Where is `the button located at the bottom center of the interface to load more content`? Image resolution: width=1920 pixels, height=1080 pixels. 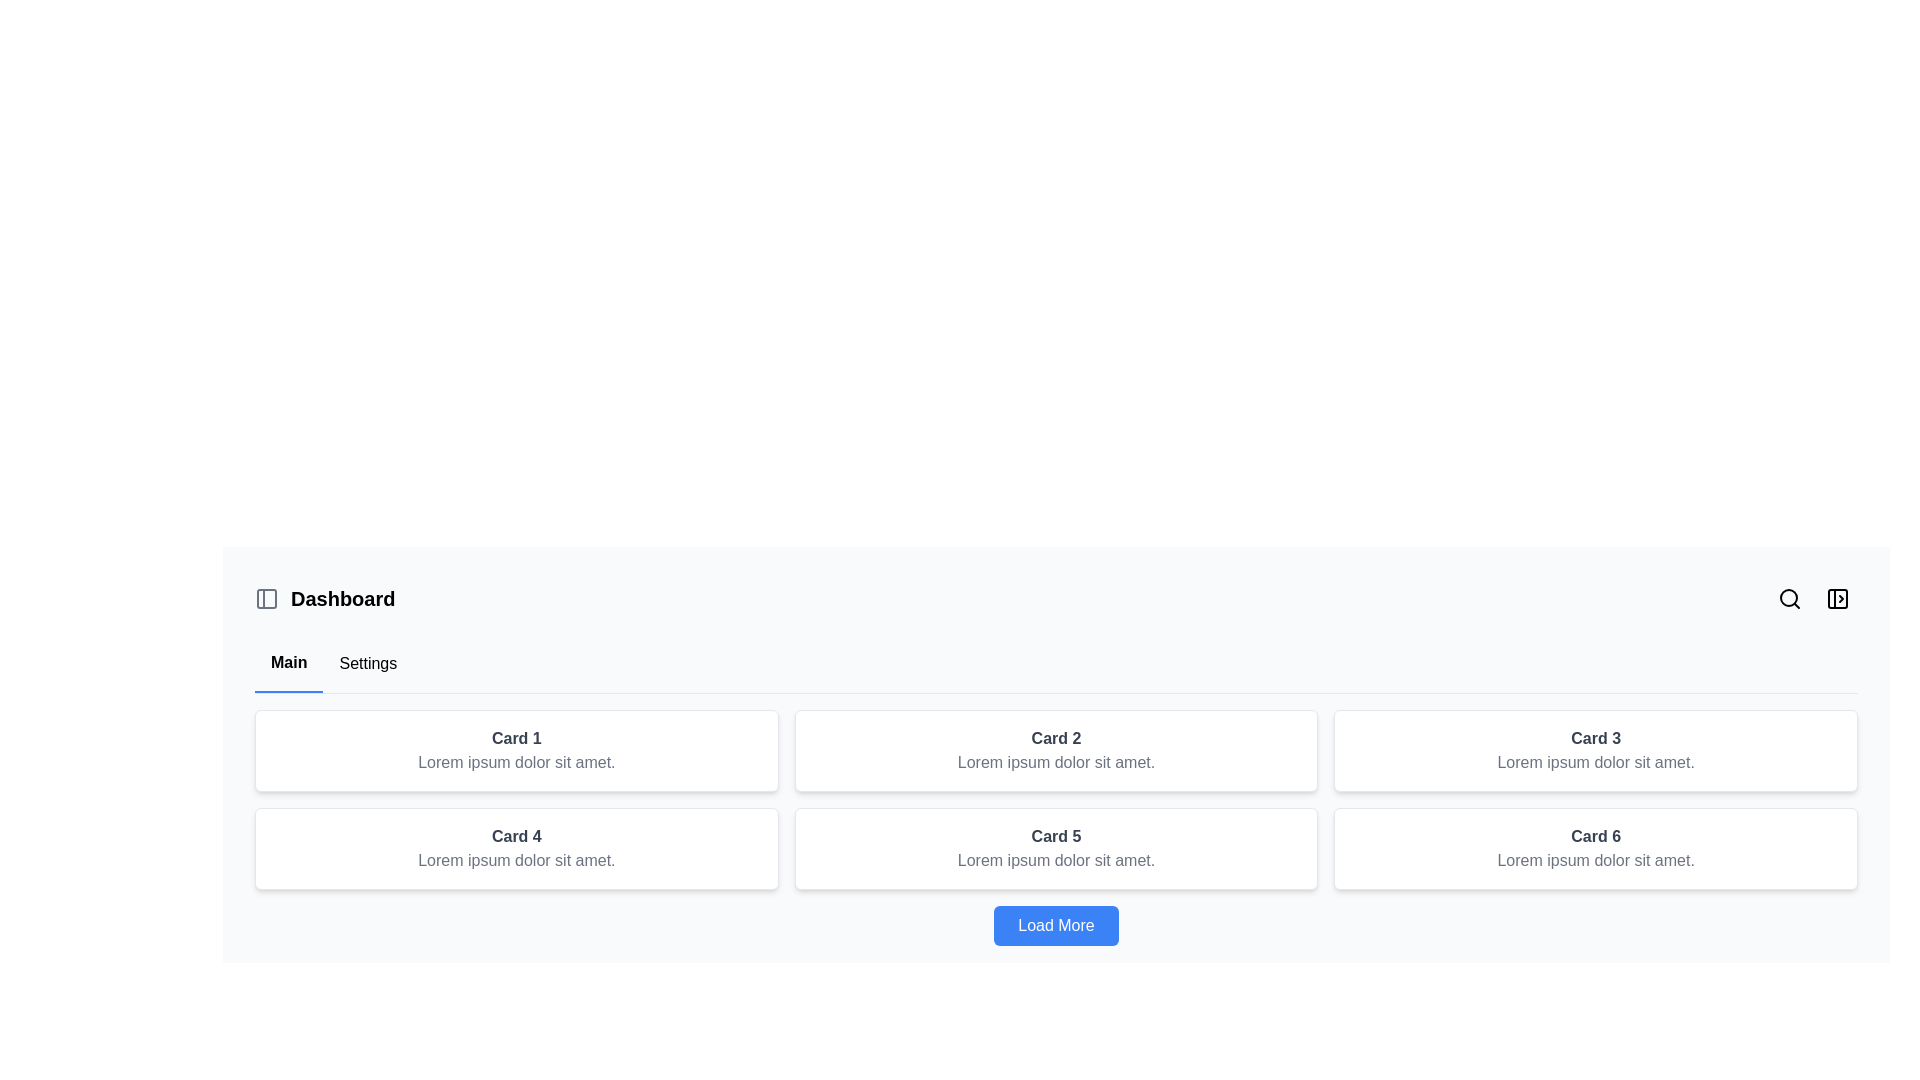
the button located at the bottom center of the interface to load more content is located at coordinates (1055, 925).